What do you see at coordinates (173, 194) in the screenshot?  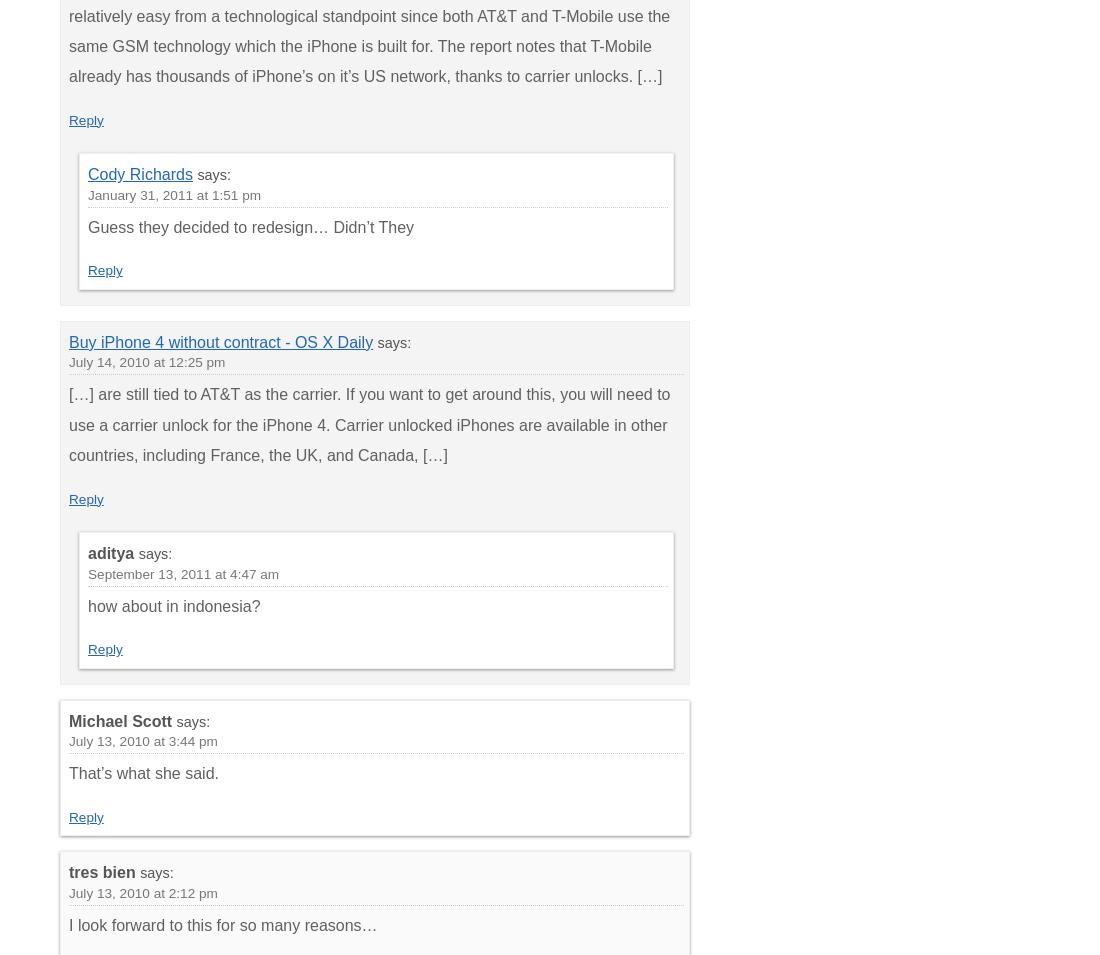 I see `'January 31, 2011 at 1:51 pm'` at bounding box center [173, 194].